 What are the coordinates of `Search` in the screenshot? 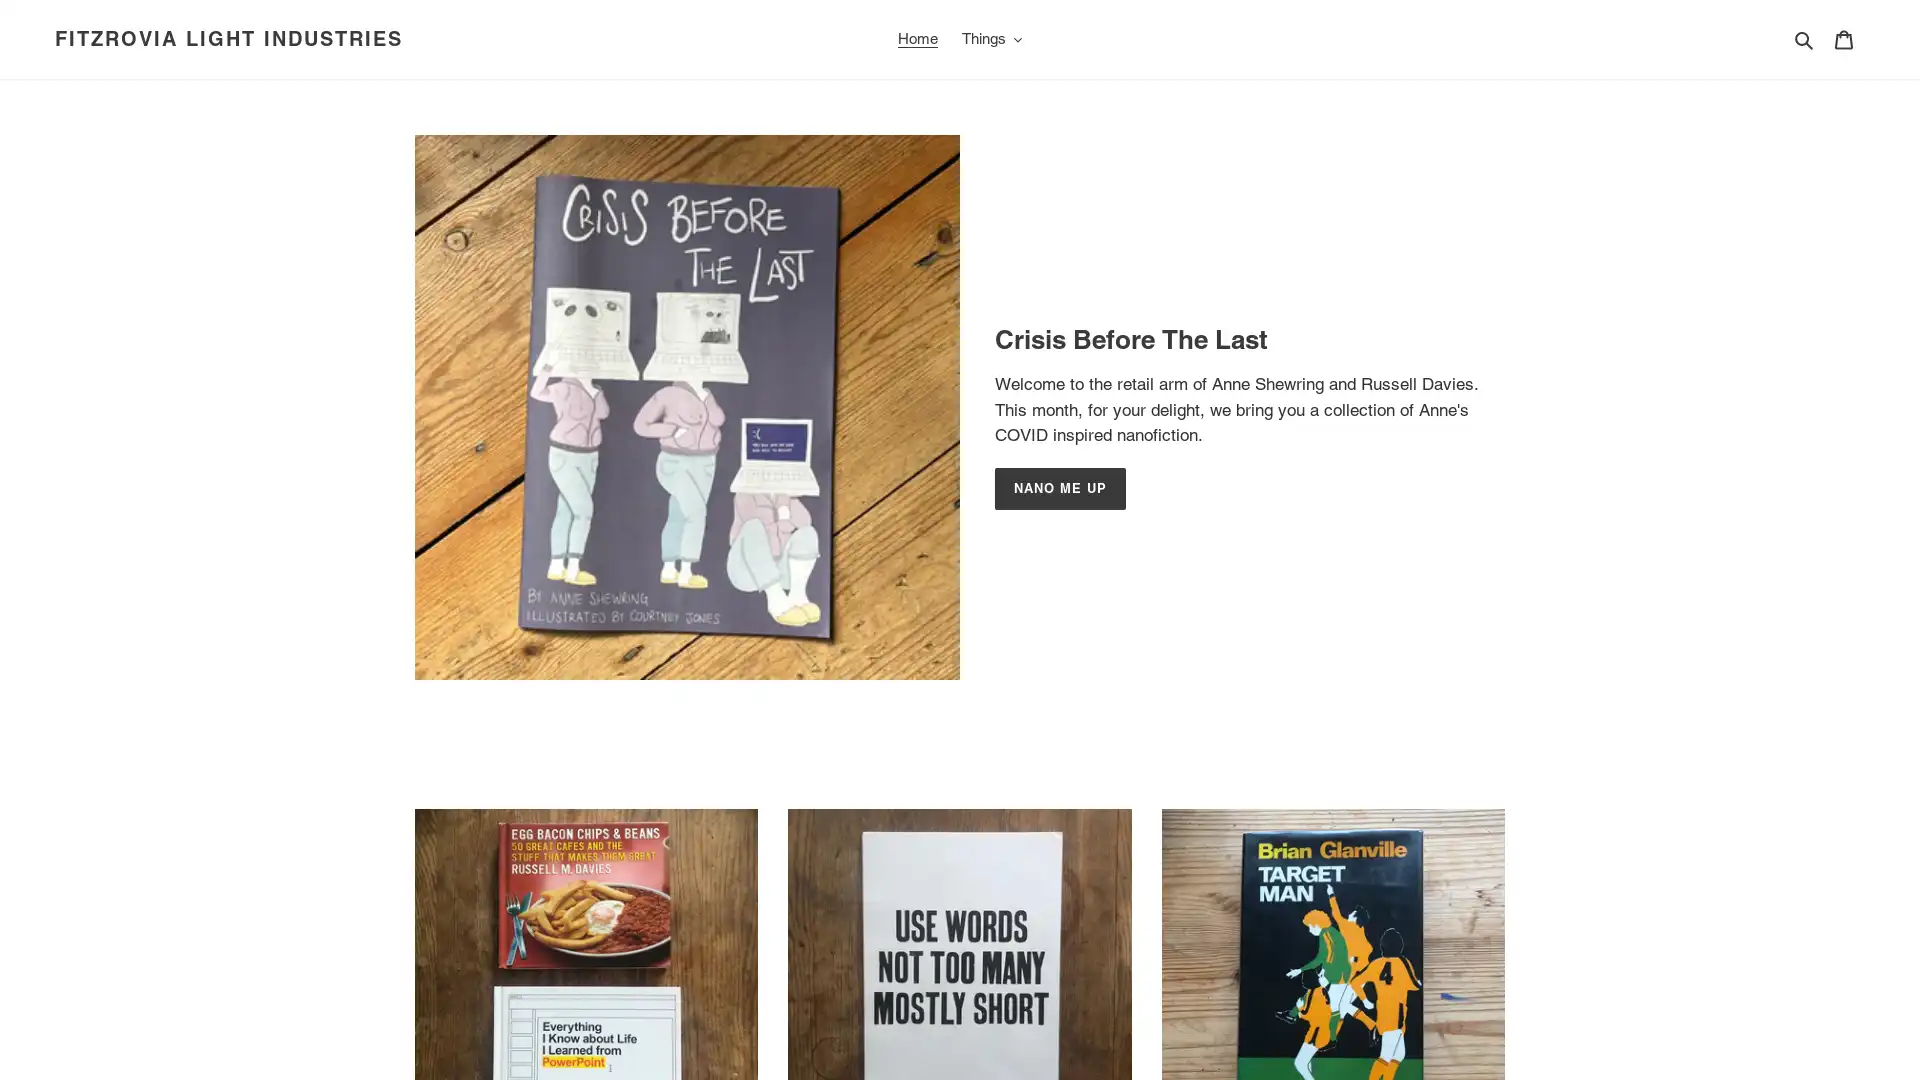 It's located at (1805, 38).